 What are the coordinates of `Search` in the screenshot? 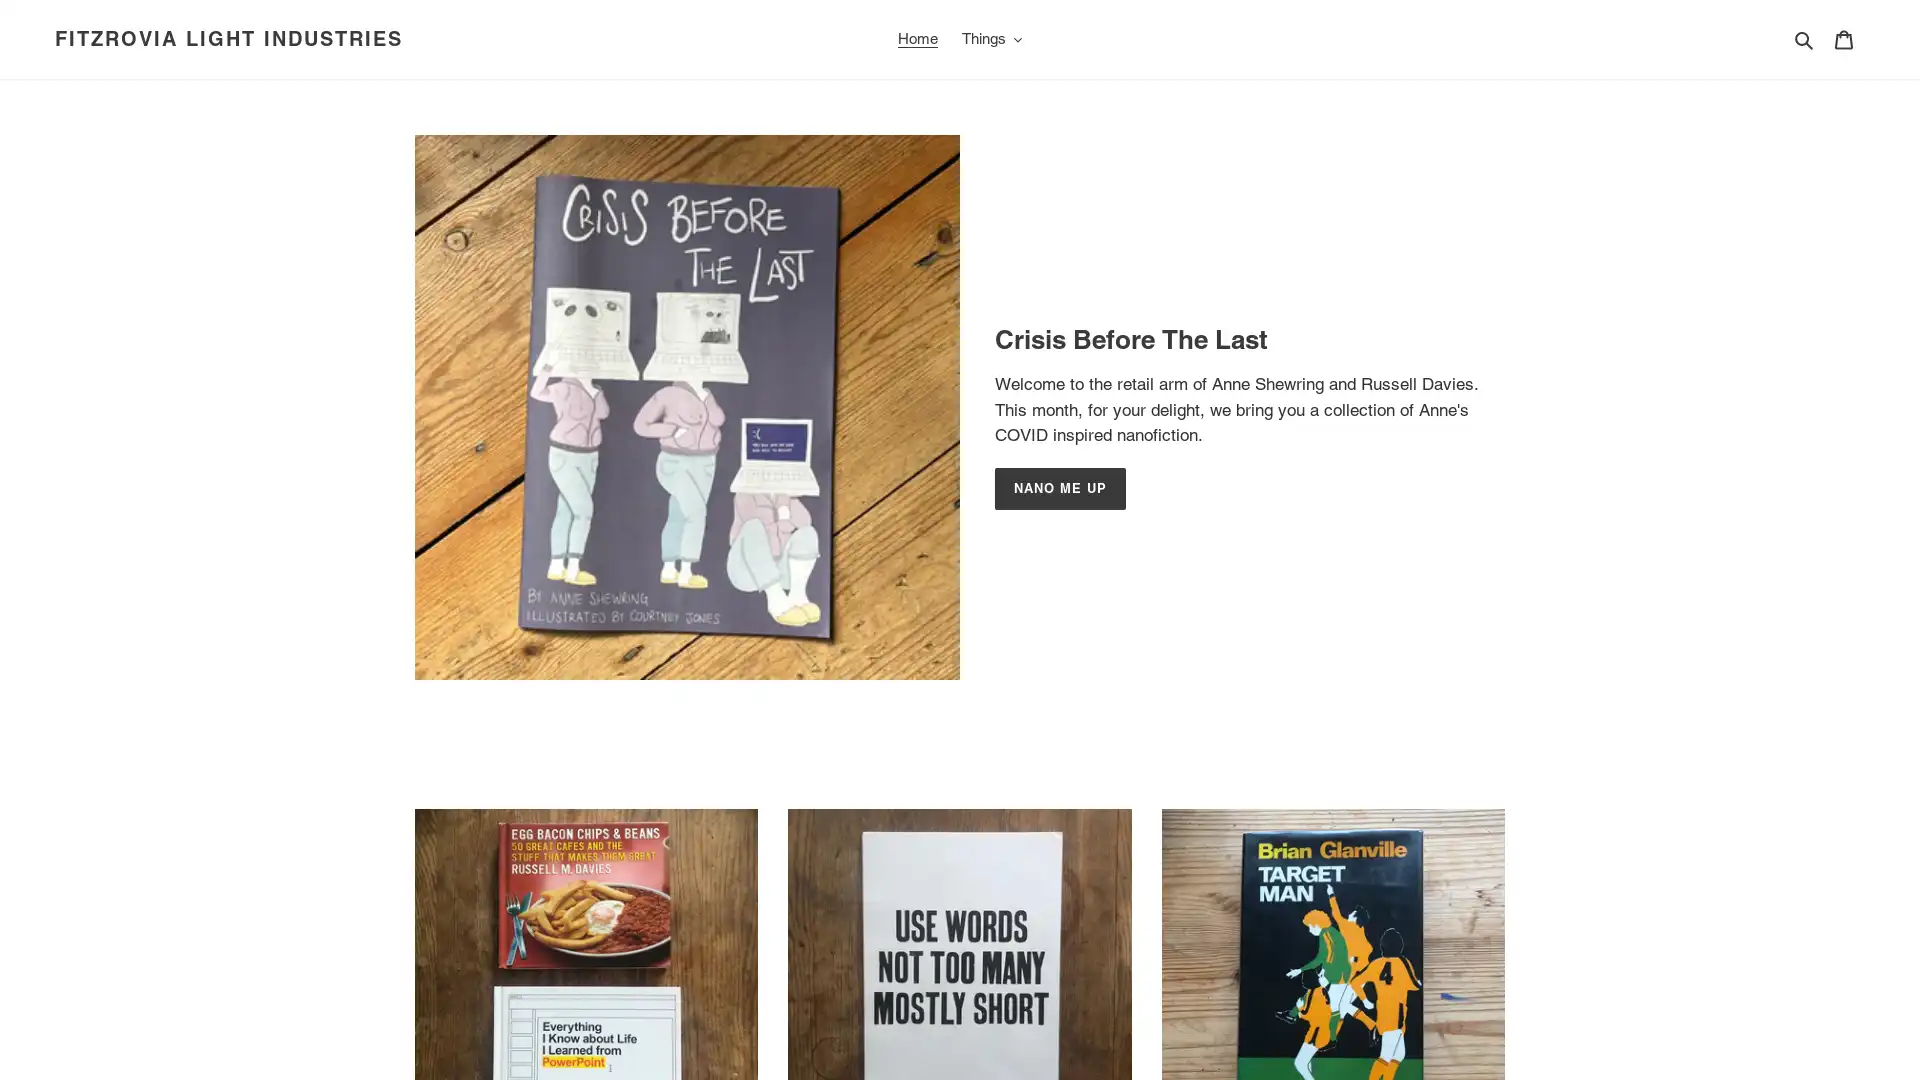 It's located at (1805, 38).